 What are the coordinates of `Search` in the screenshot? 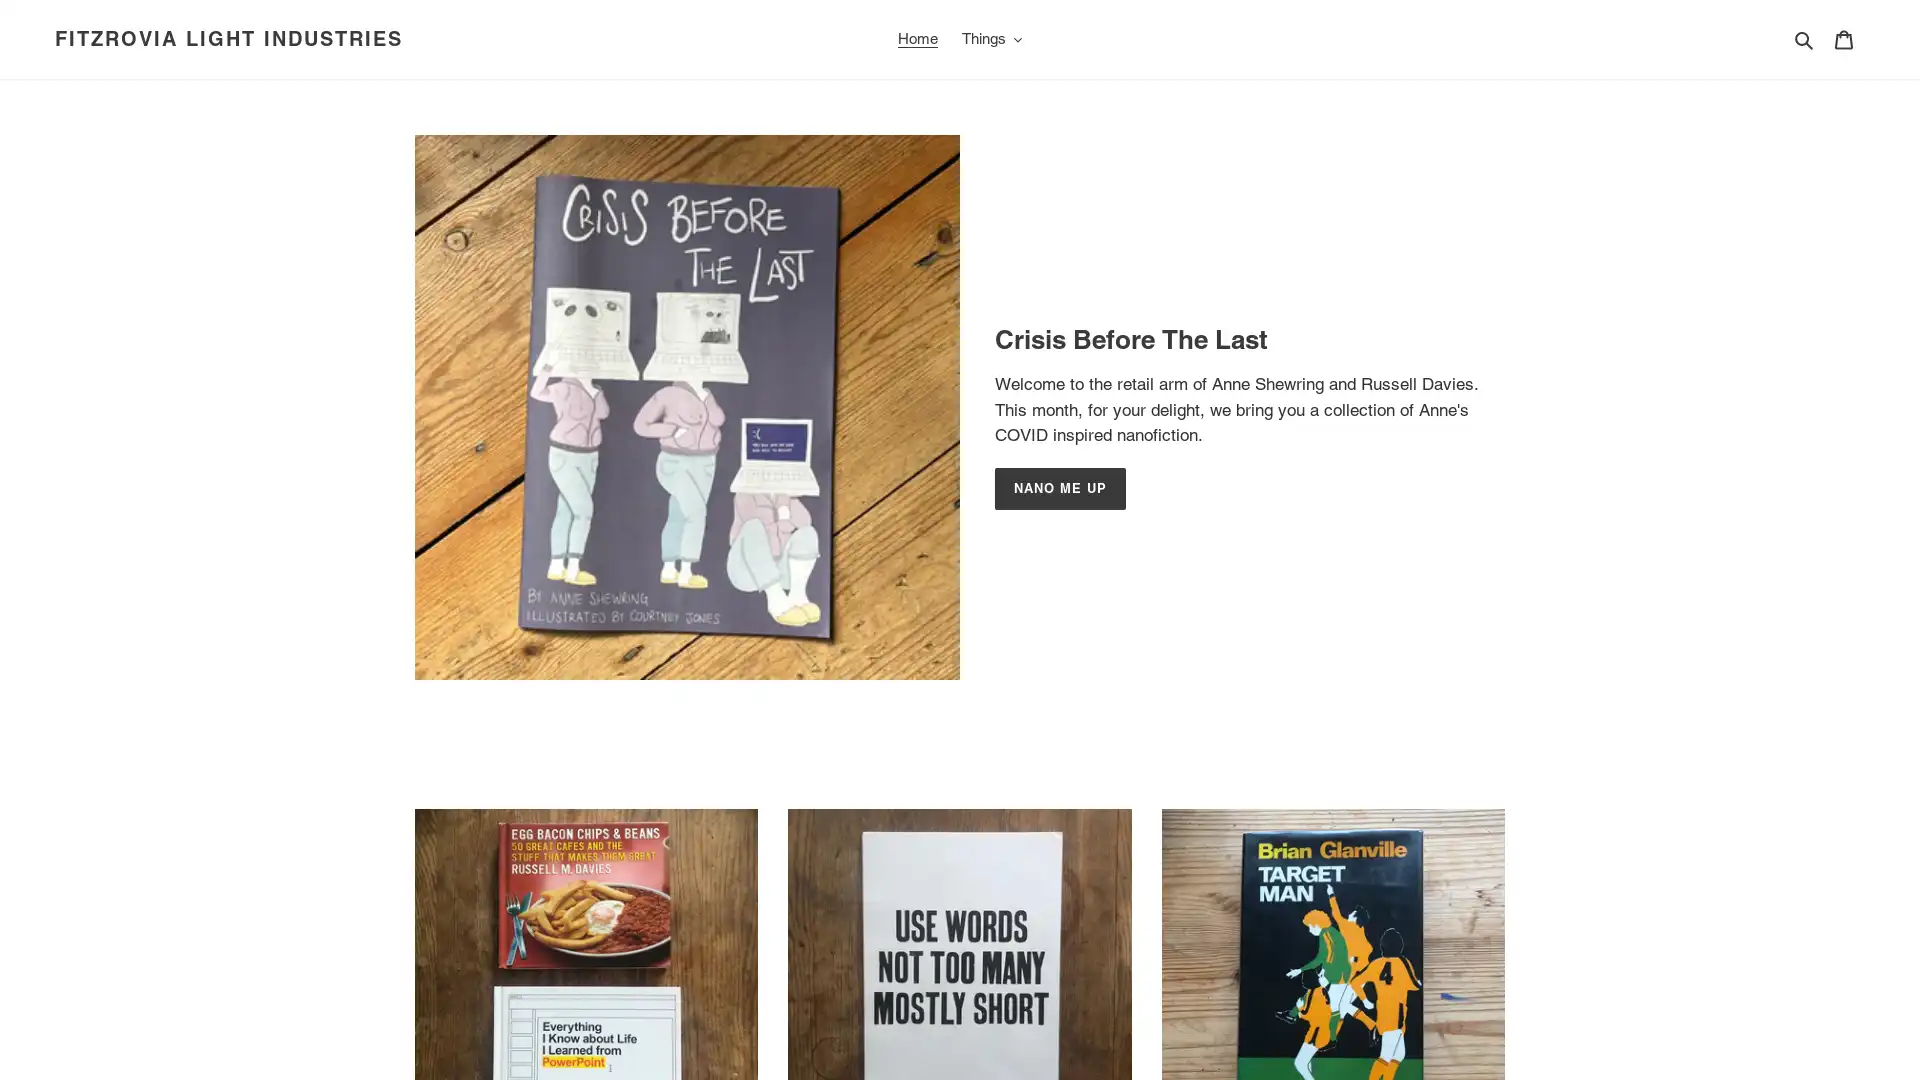 It's located at (1805, 38).